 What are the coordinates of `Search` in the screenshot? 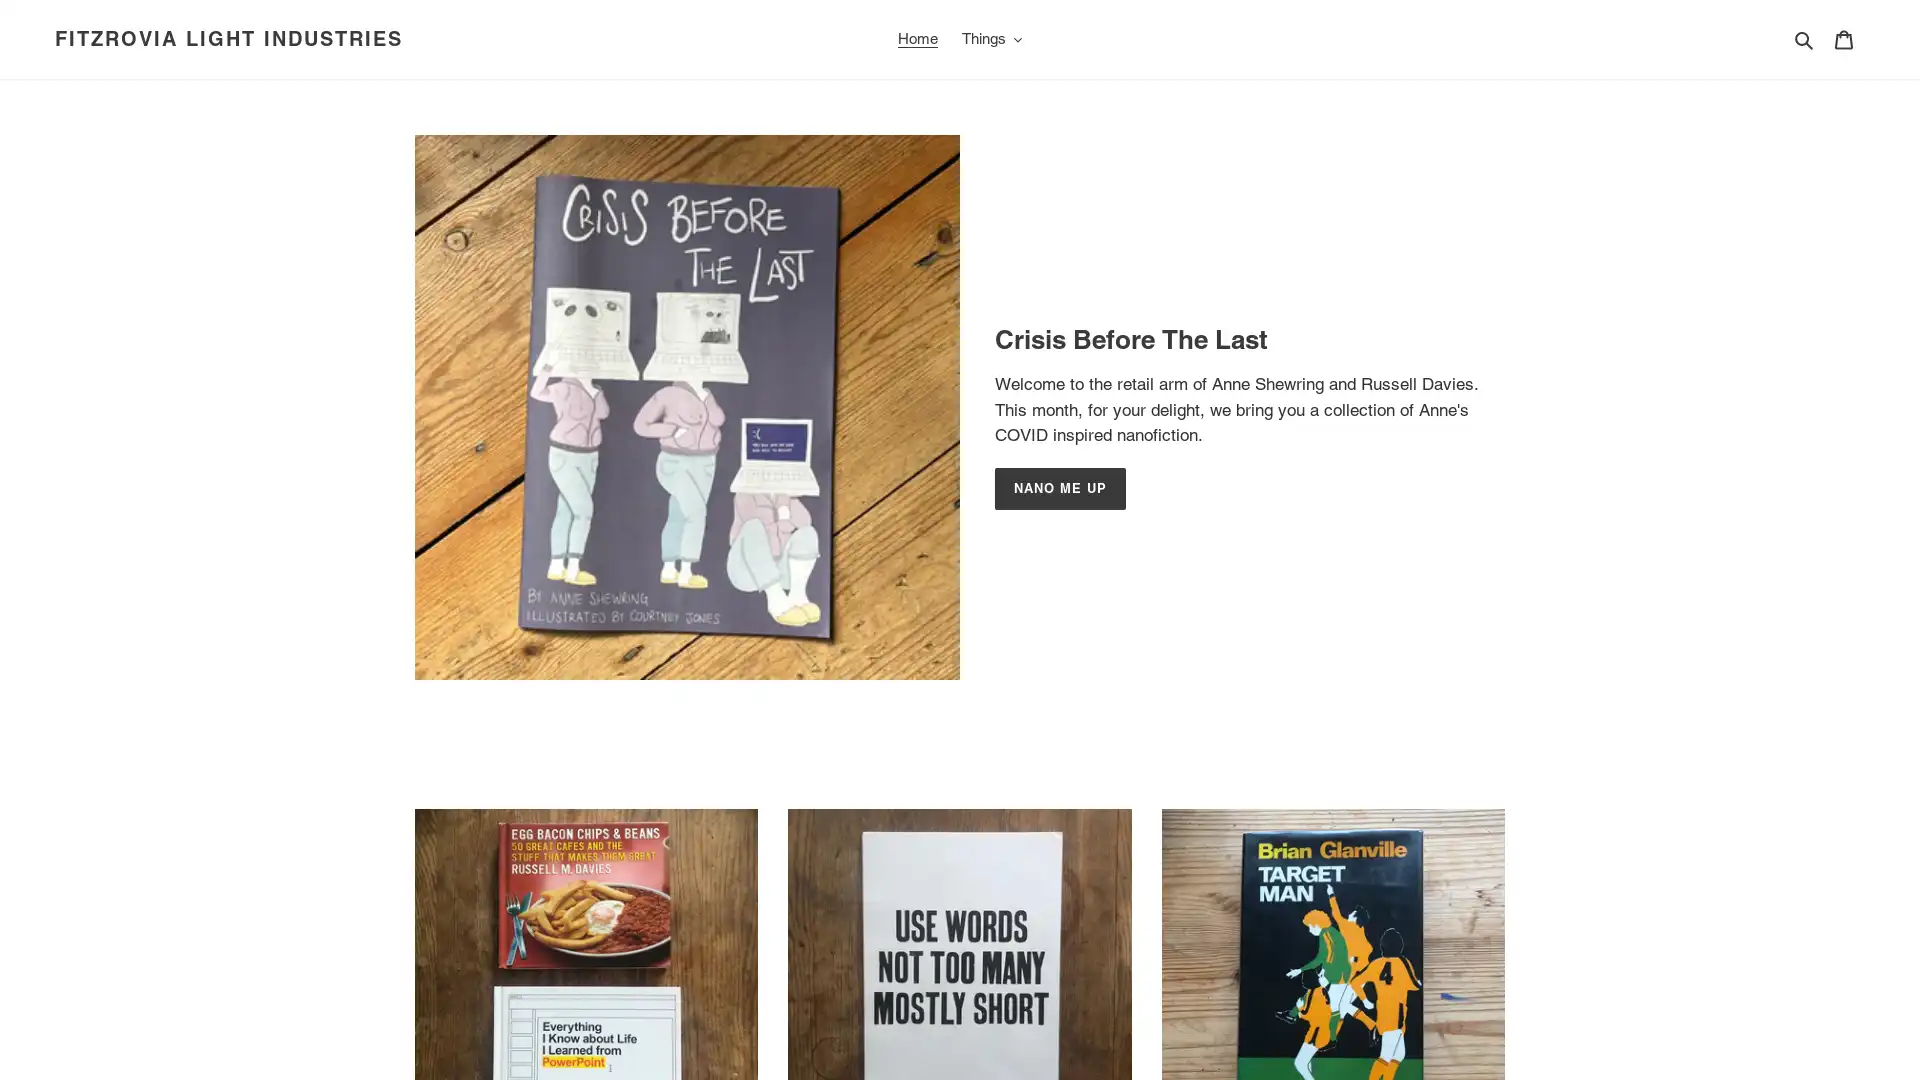 It's located at (1805, 38).